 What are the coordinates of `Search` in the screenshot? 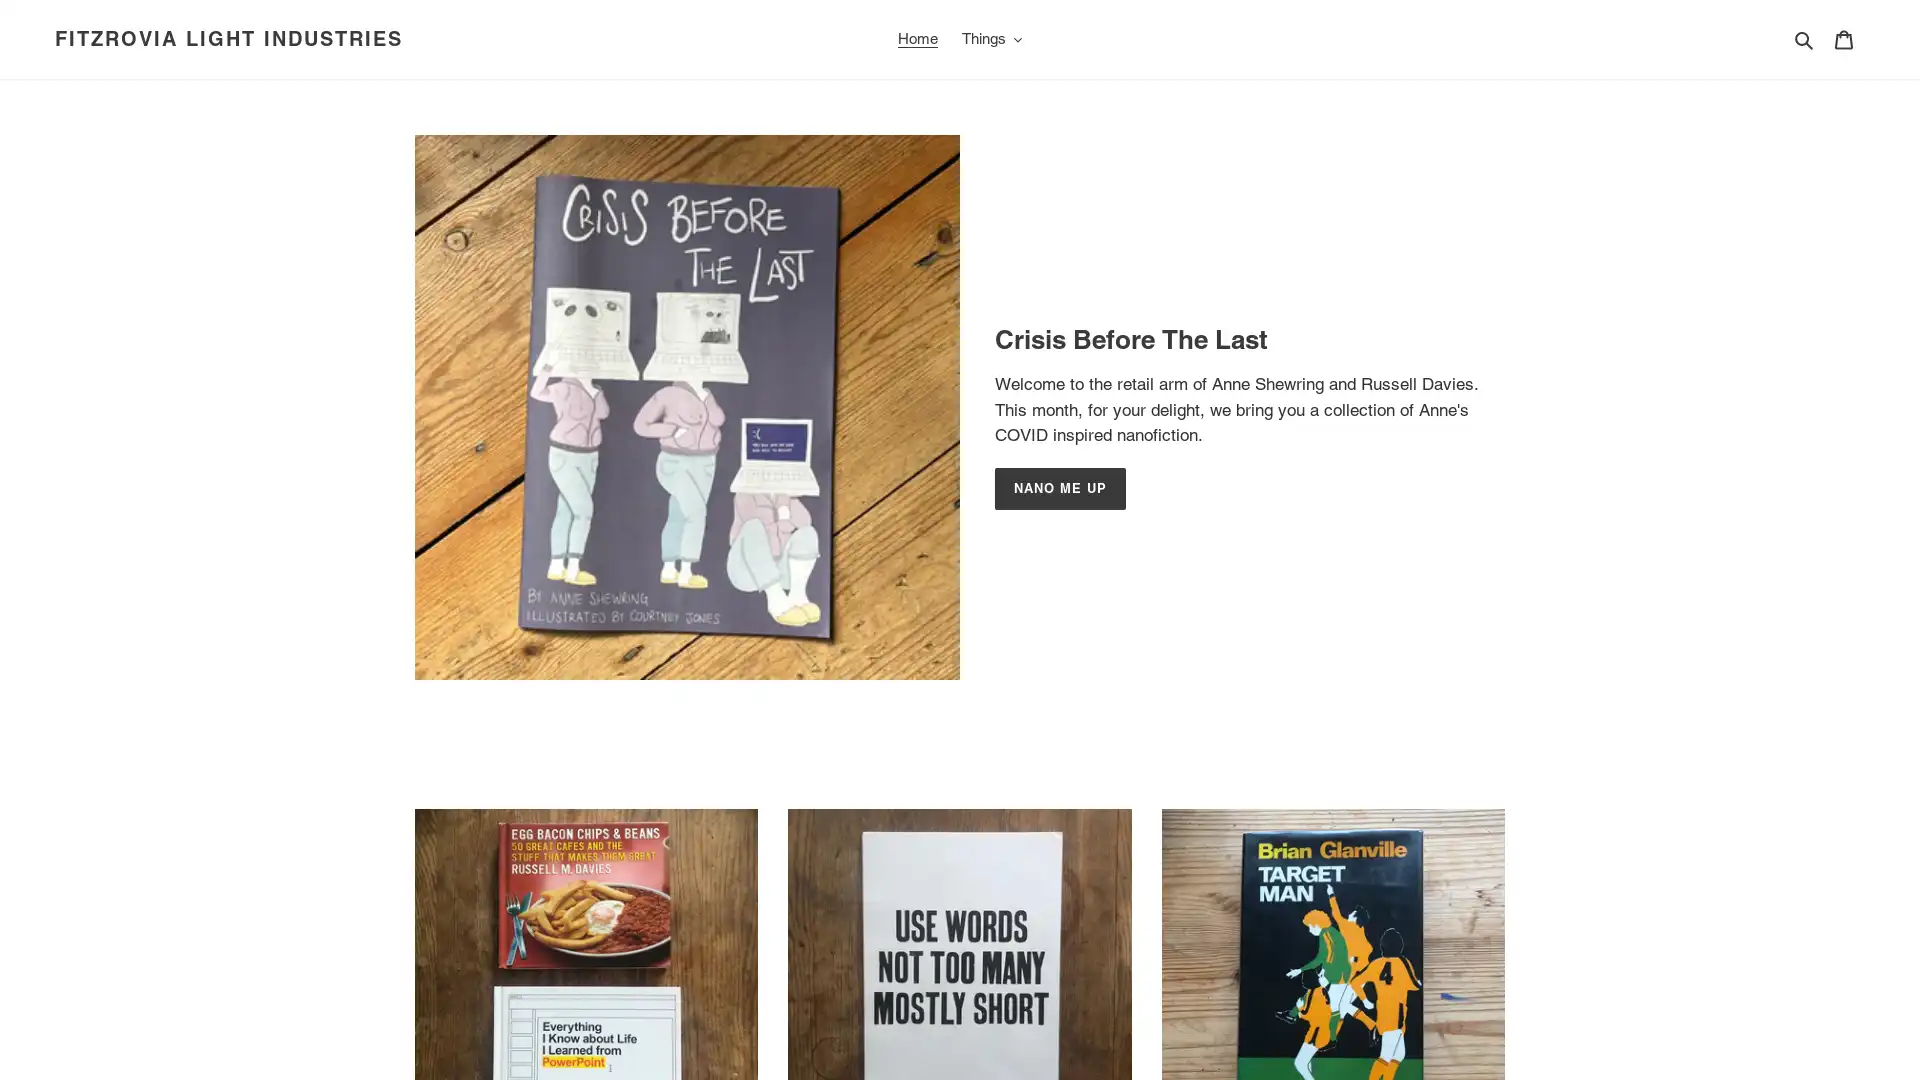 It's located at (1805, 38).